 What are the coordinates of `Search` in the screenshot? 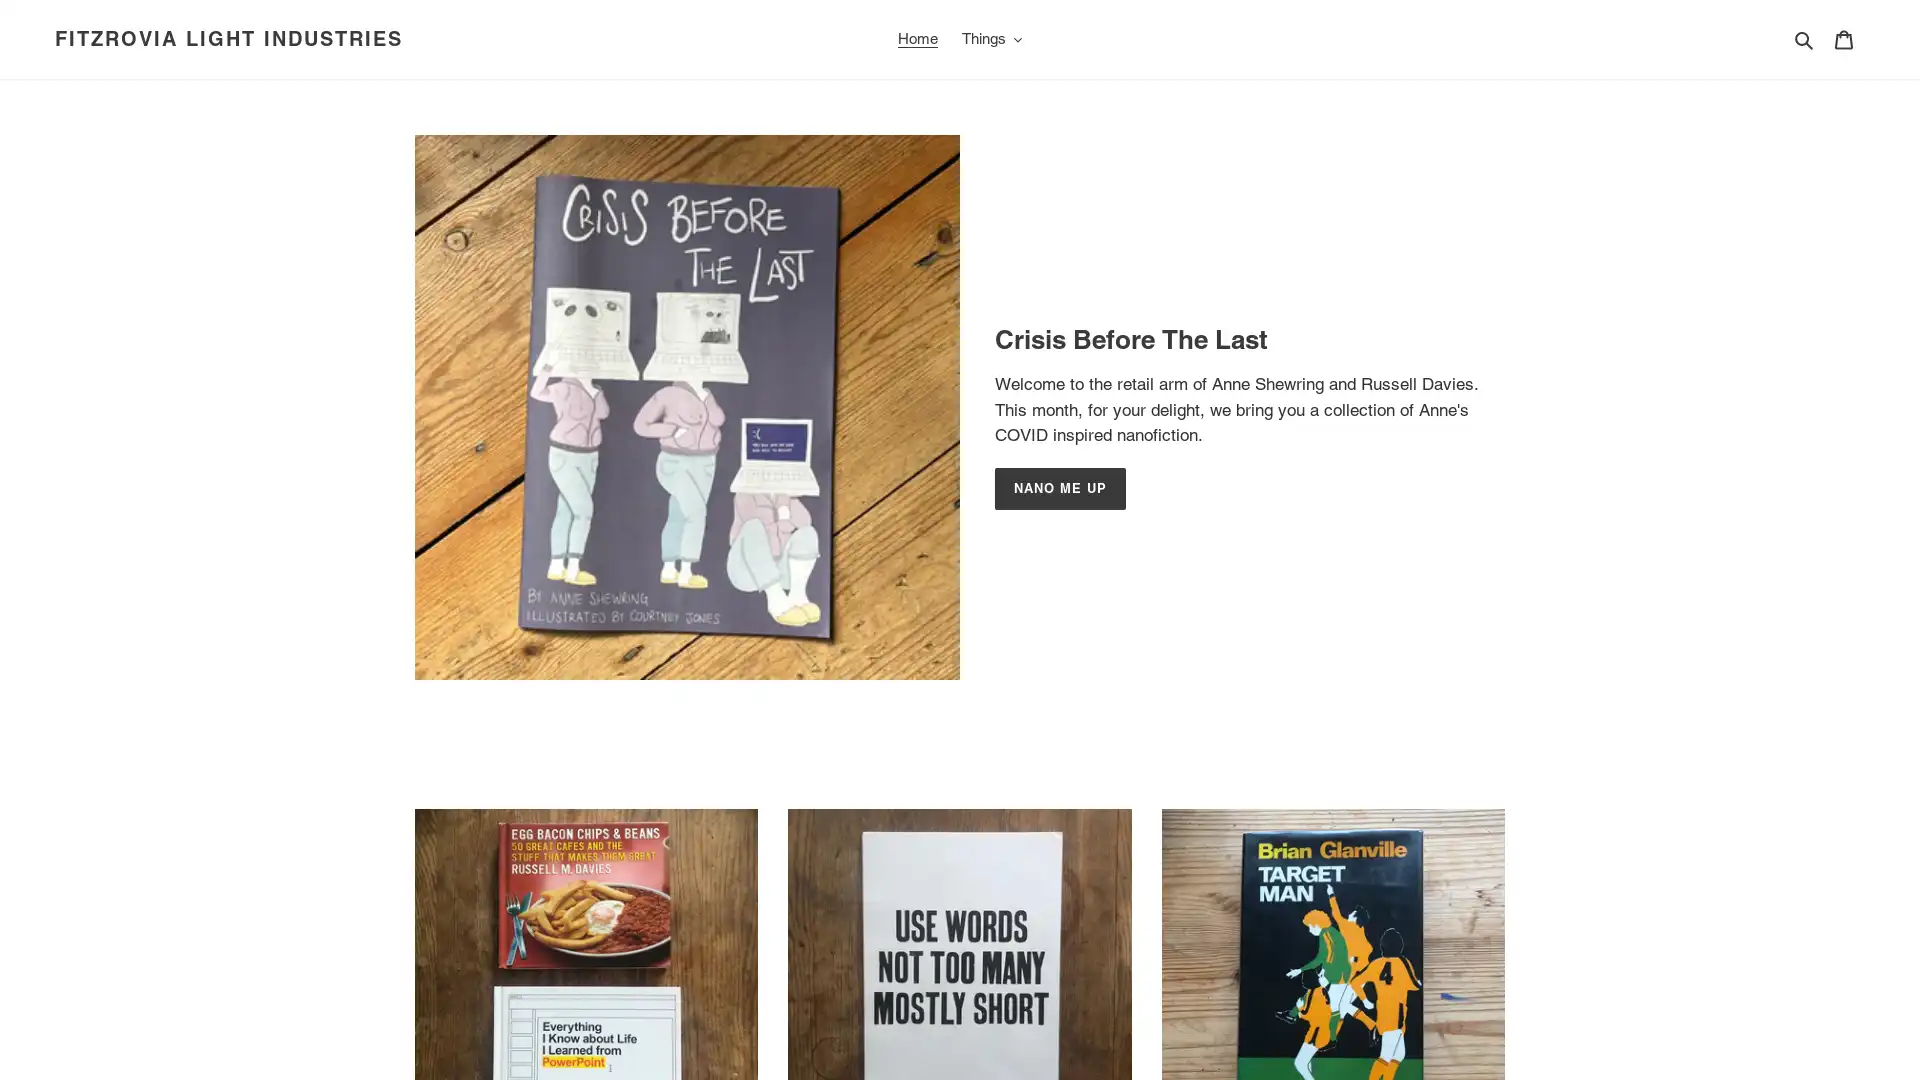 It's located at (1805, 38).